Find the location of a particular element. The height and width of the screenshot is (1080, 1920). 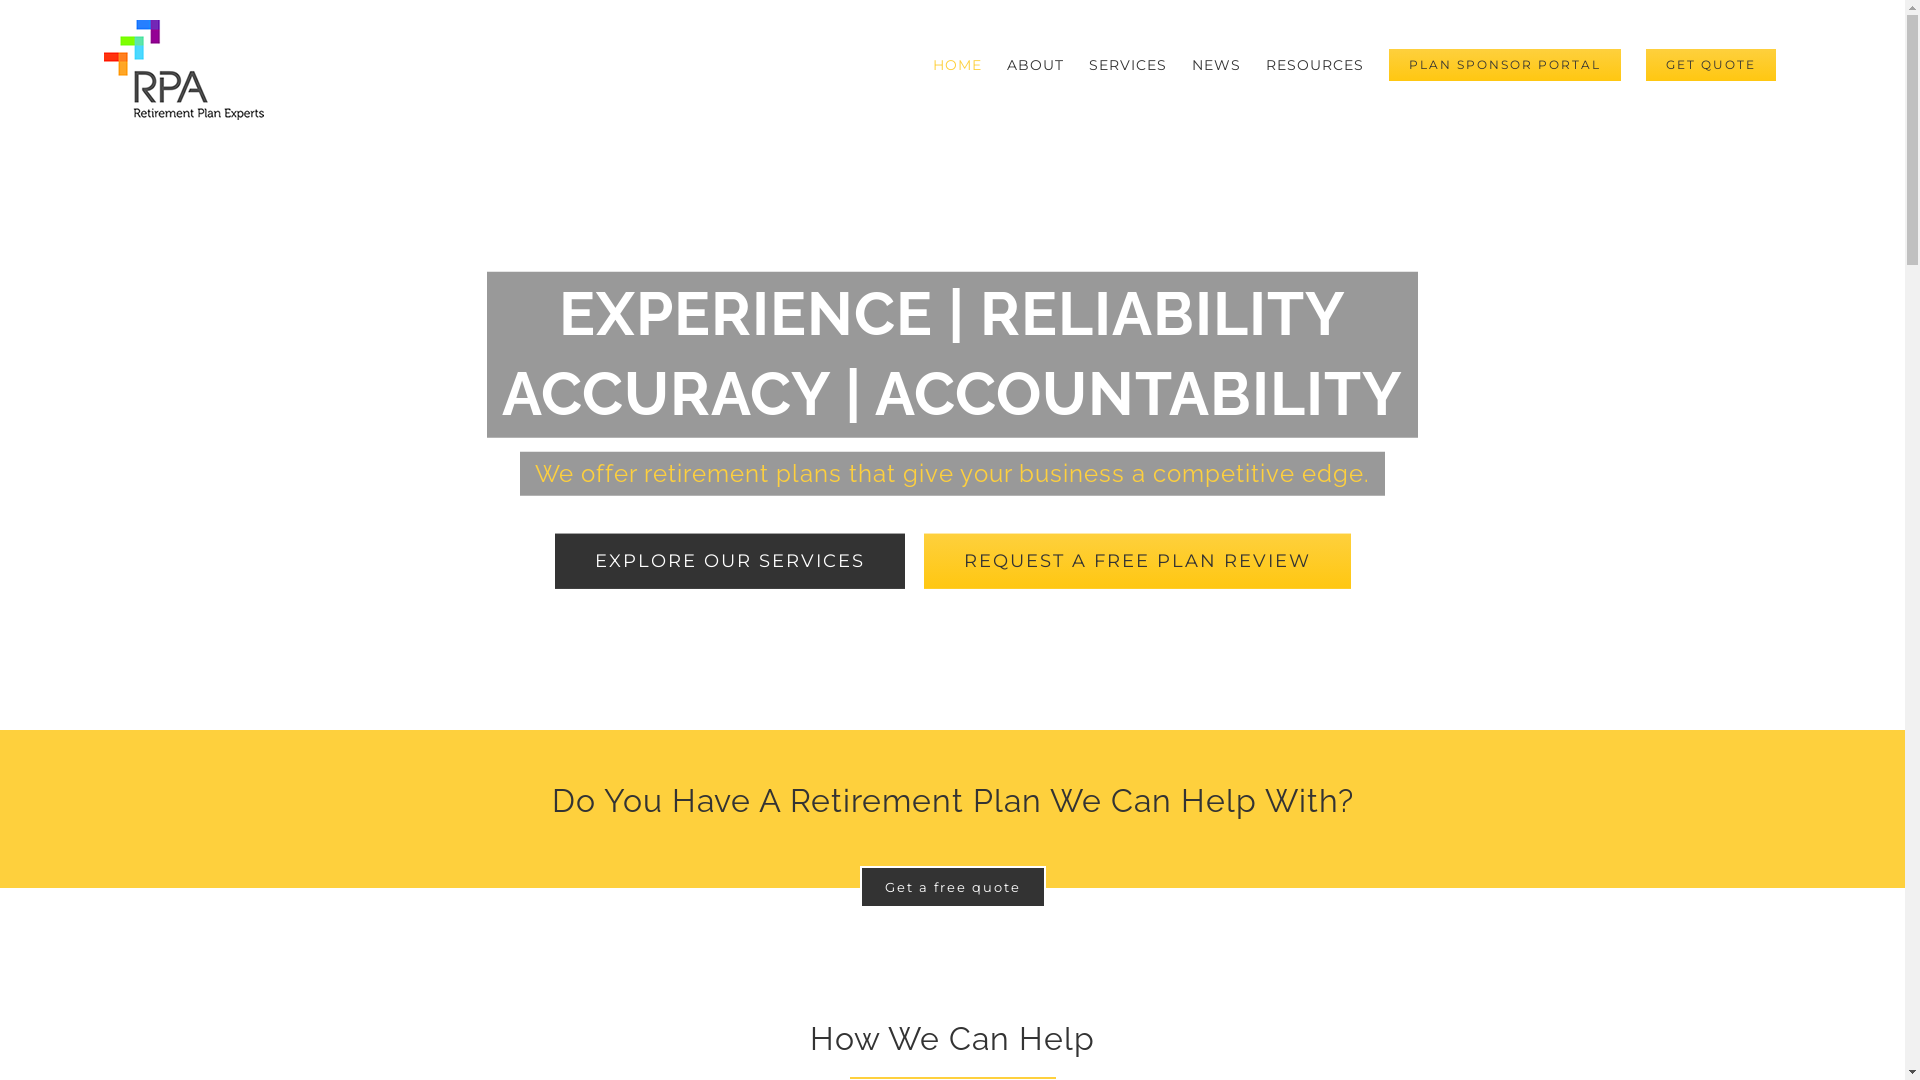

'ABOUT' is located at coordinates (1035, 64).